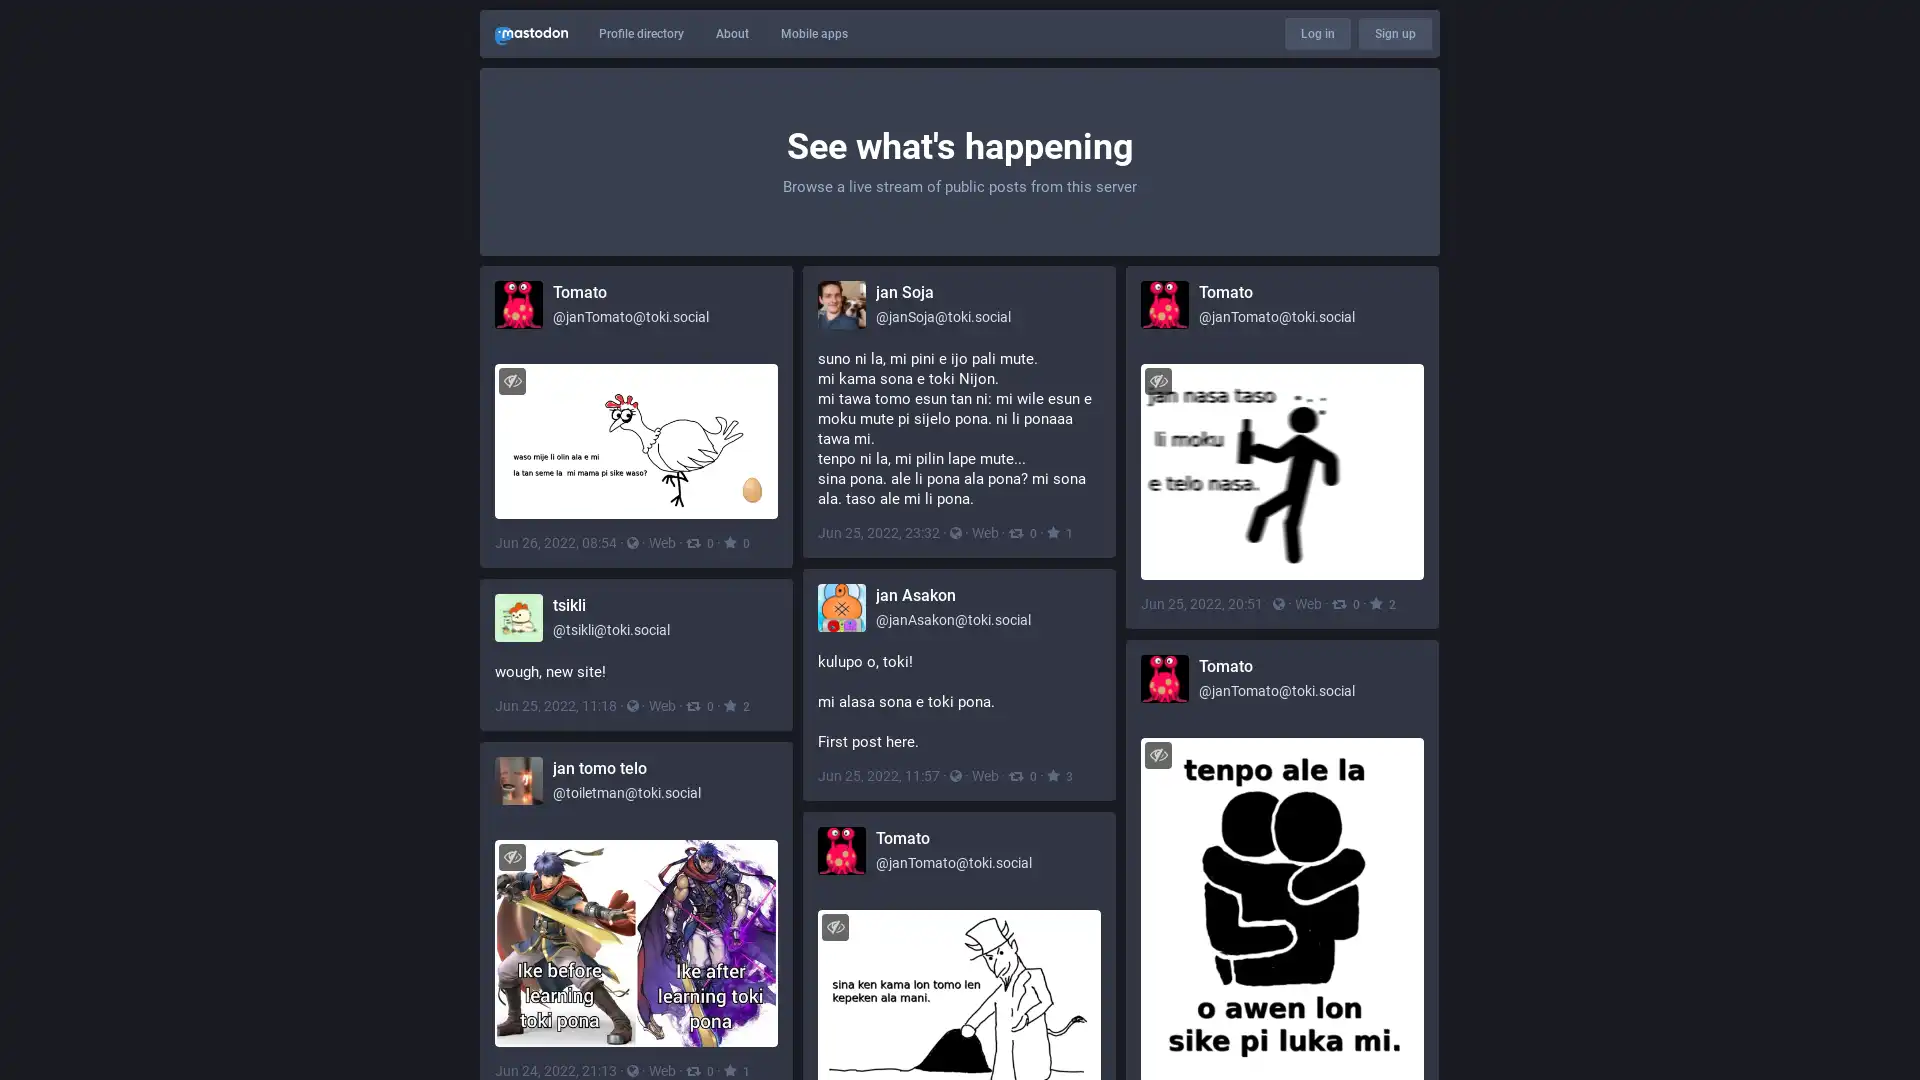  What do you see at coordinates (1158, 380) in the screenshot?
I see `Hide image` at bounding box center [1158, 380].